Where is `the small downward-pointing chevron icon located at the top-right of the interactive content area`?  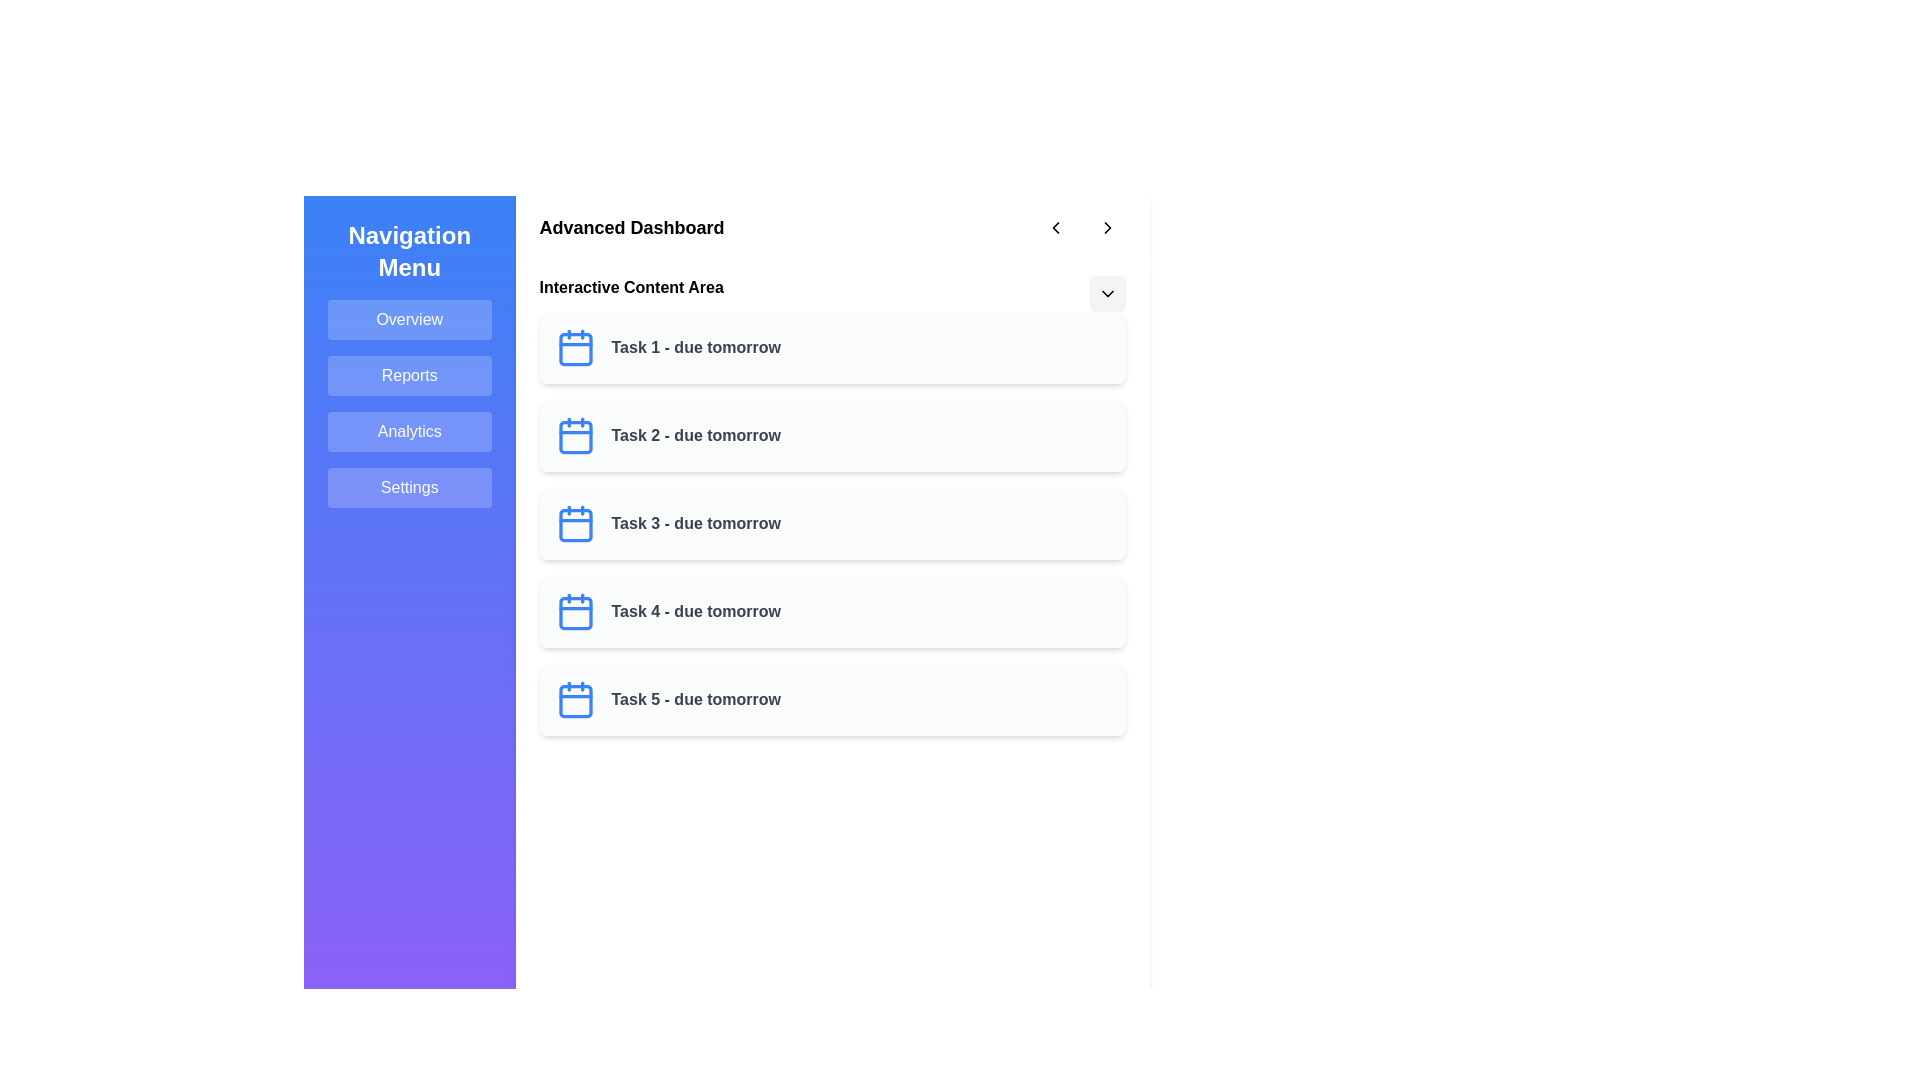 the small downward-pointing chevron icon located at the top-right of the interactive content area is located at coordinates (1107, 293).